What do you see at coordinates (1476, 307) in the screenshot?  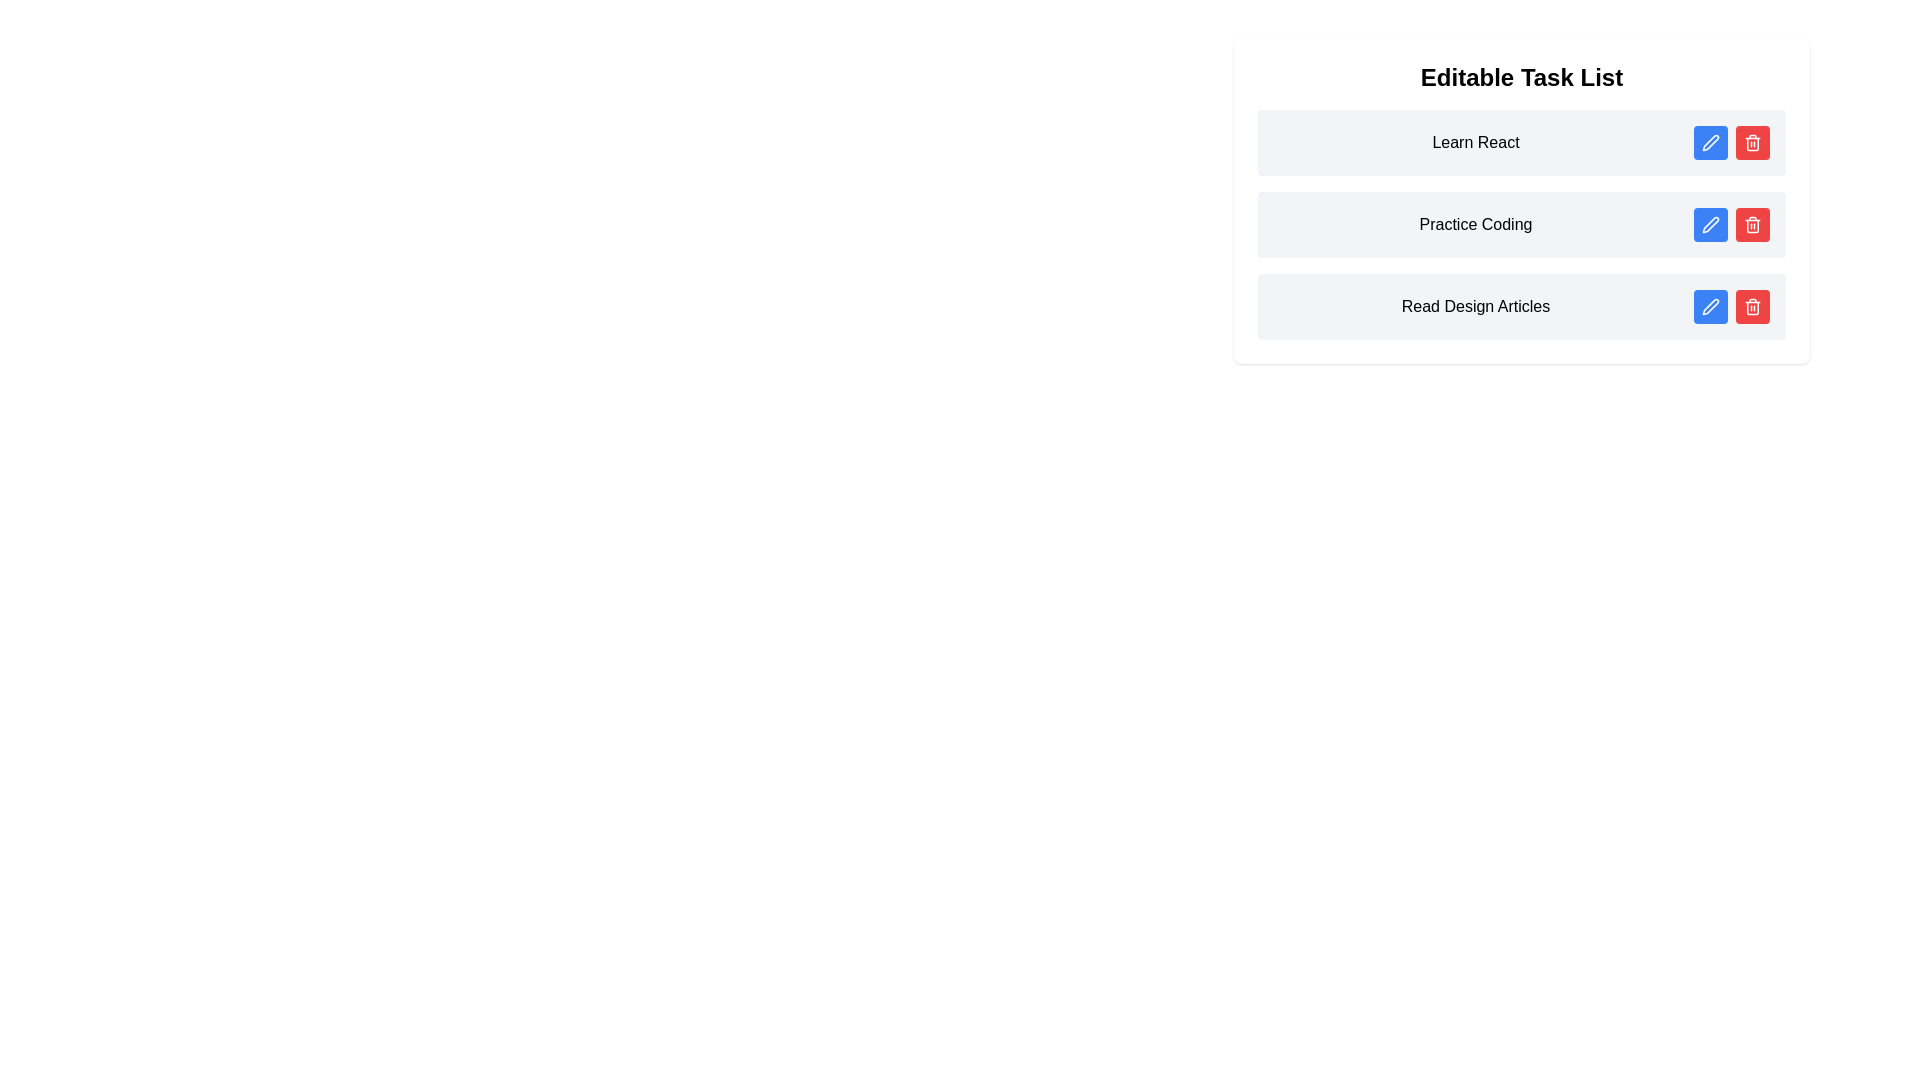 I see `text content of the label displaying 'Read Design Articles' in the third item of the 'Editable Task List'` at bounding box center [1476, 307].